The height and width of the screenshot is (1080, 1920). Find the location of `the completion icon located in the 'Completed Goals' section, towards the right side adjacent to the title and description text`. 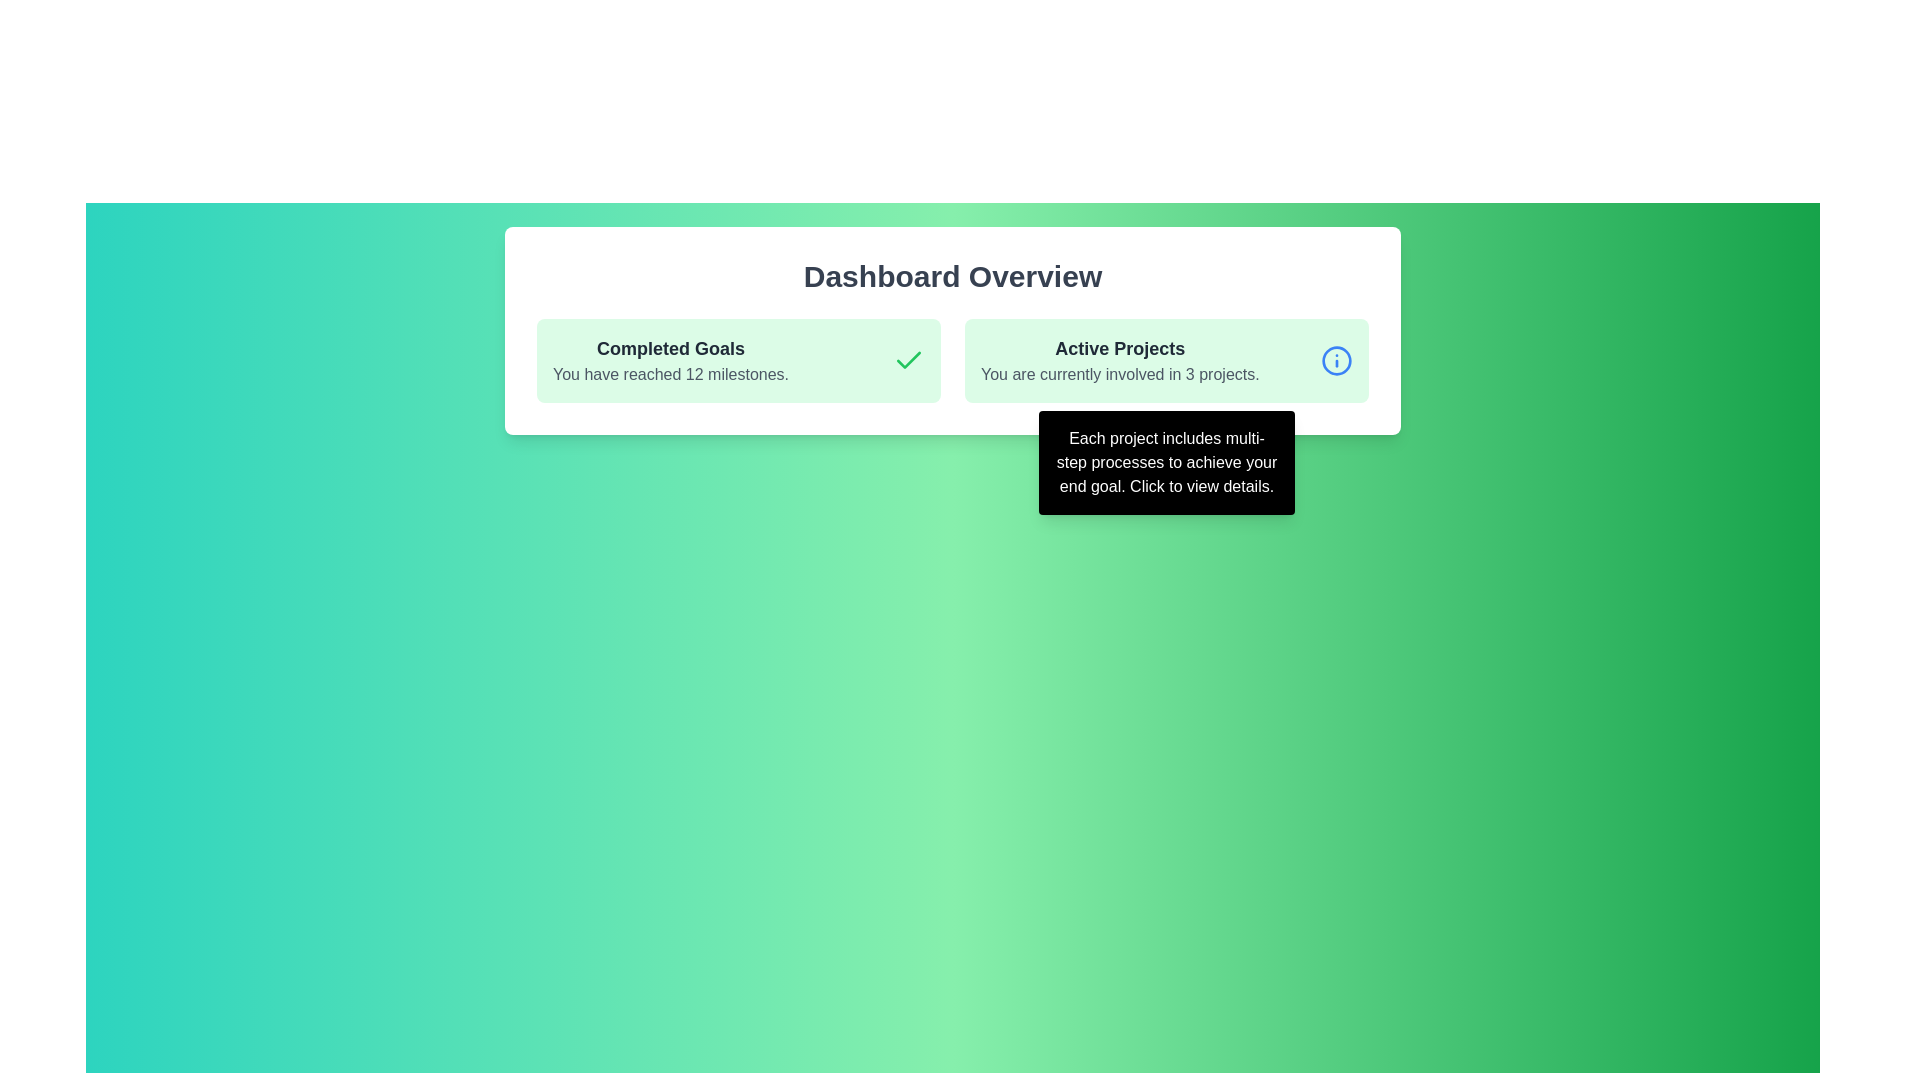

the completion icon located in the 'Completed Goals' section, towards the right side adjacent to the title and description text is located at coordinates (907, 361).